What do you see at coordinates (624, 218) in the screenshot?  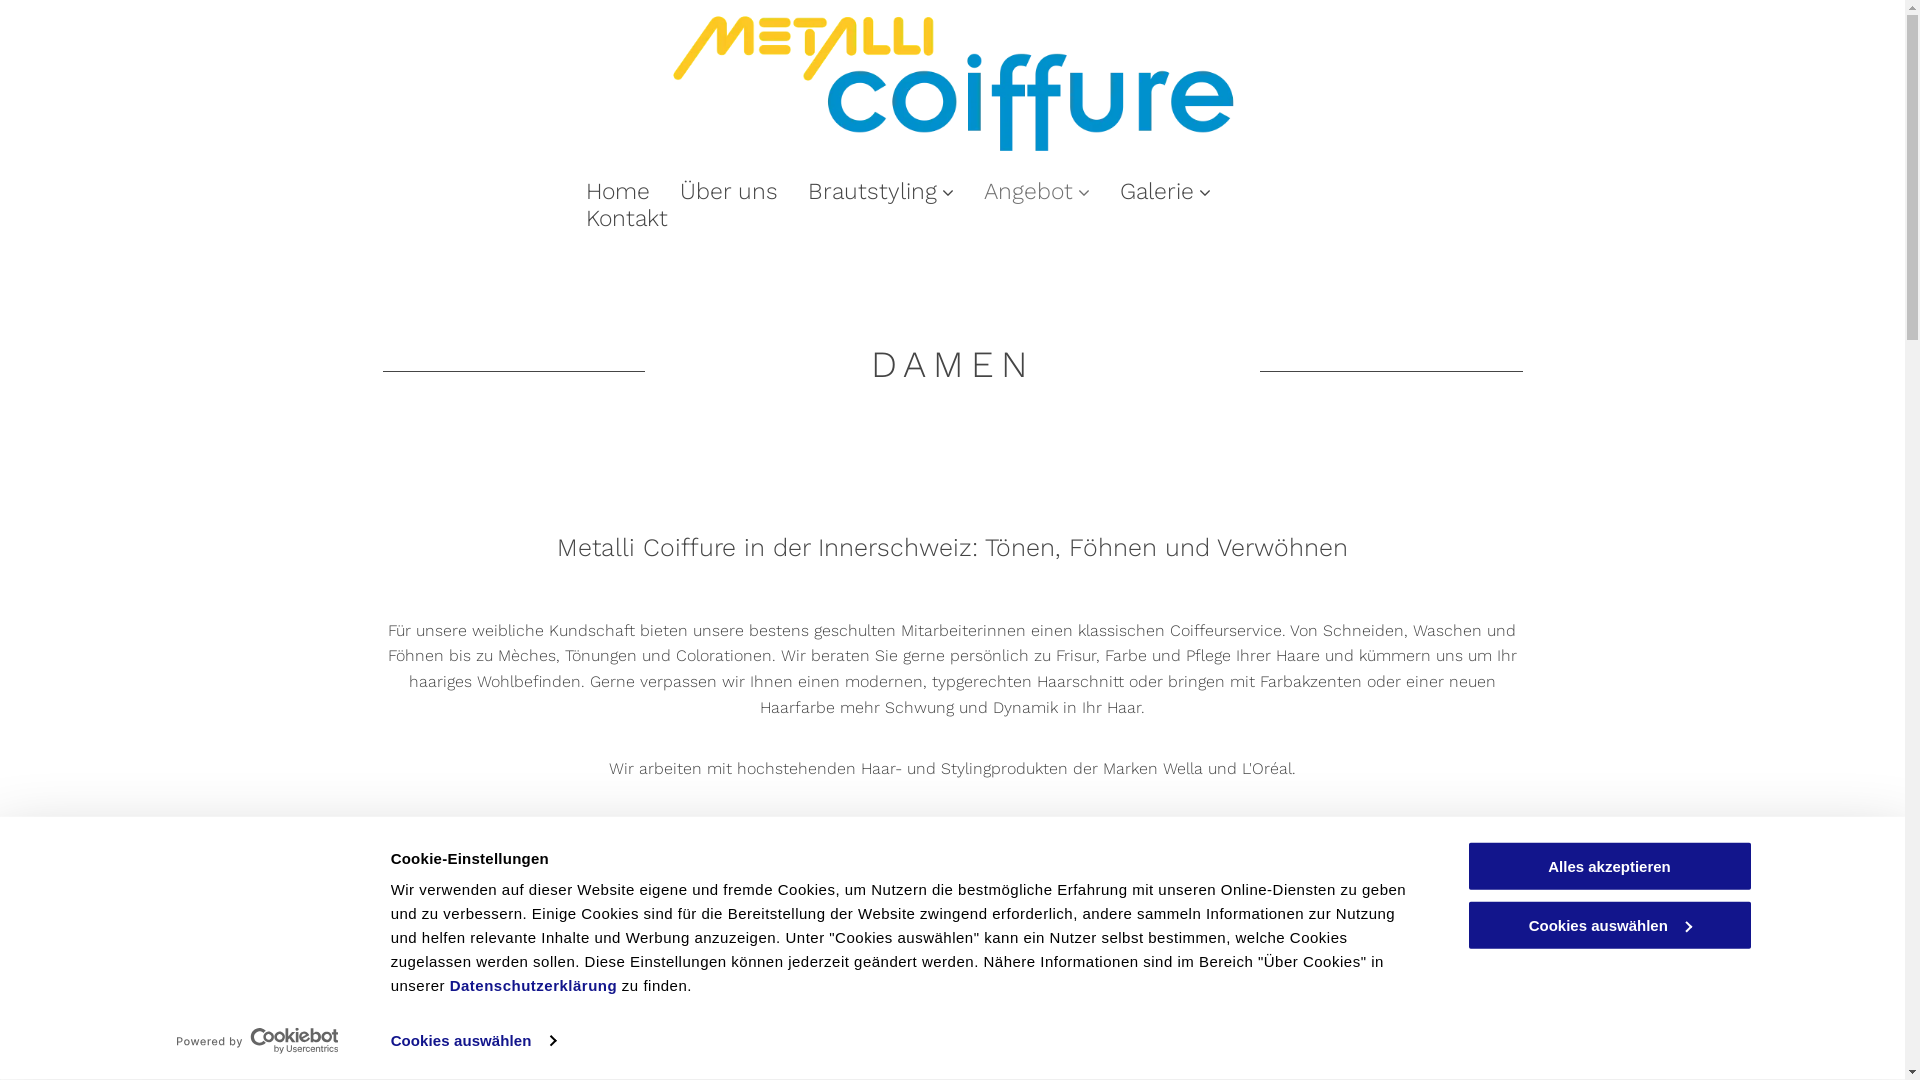 I see `'Kontakt'` at bounding box center [624, 218].